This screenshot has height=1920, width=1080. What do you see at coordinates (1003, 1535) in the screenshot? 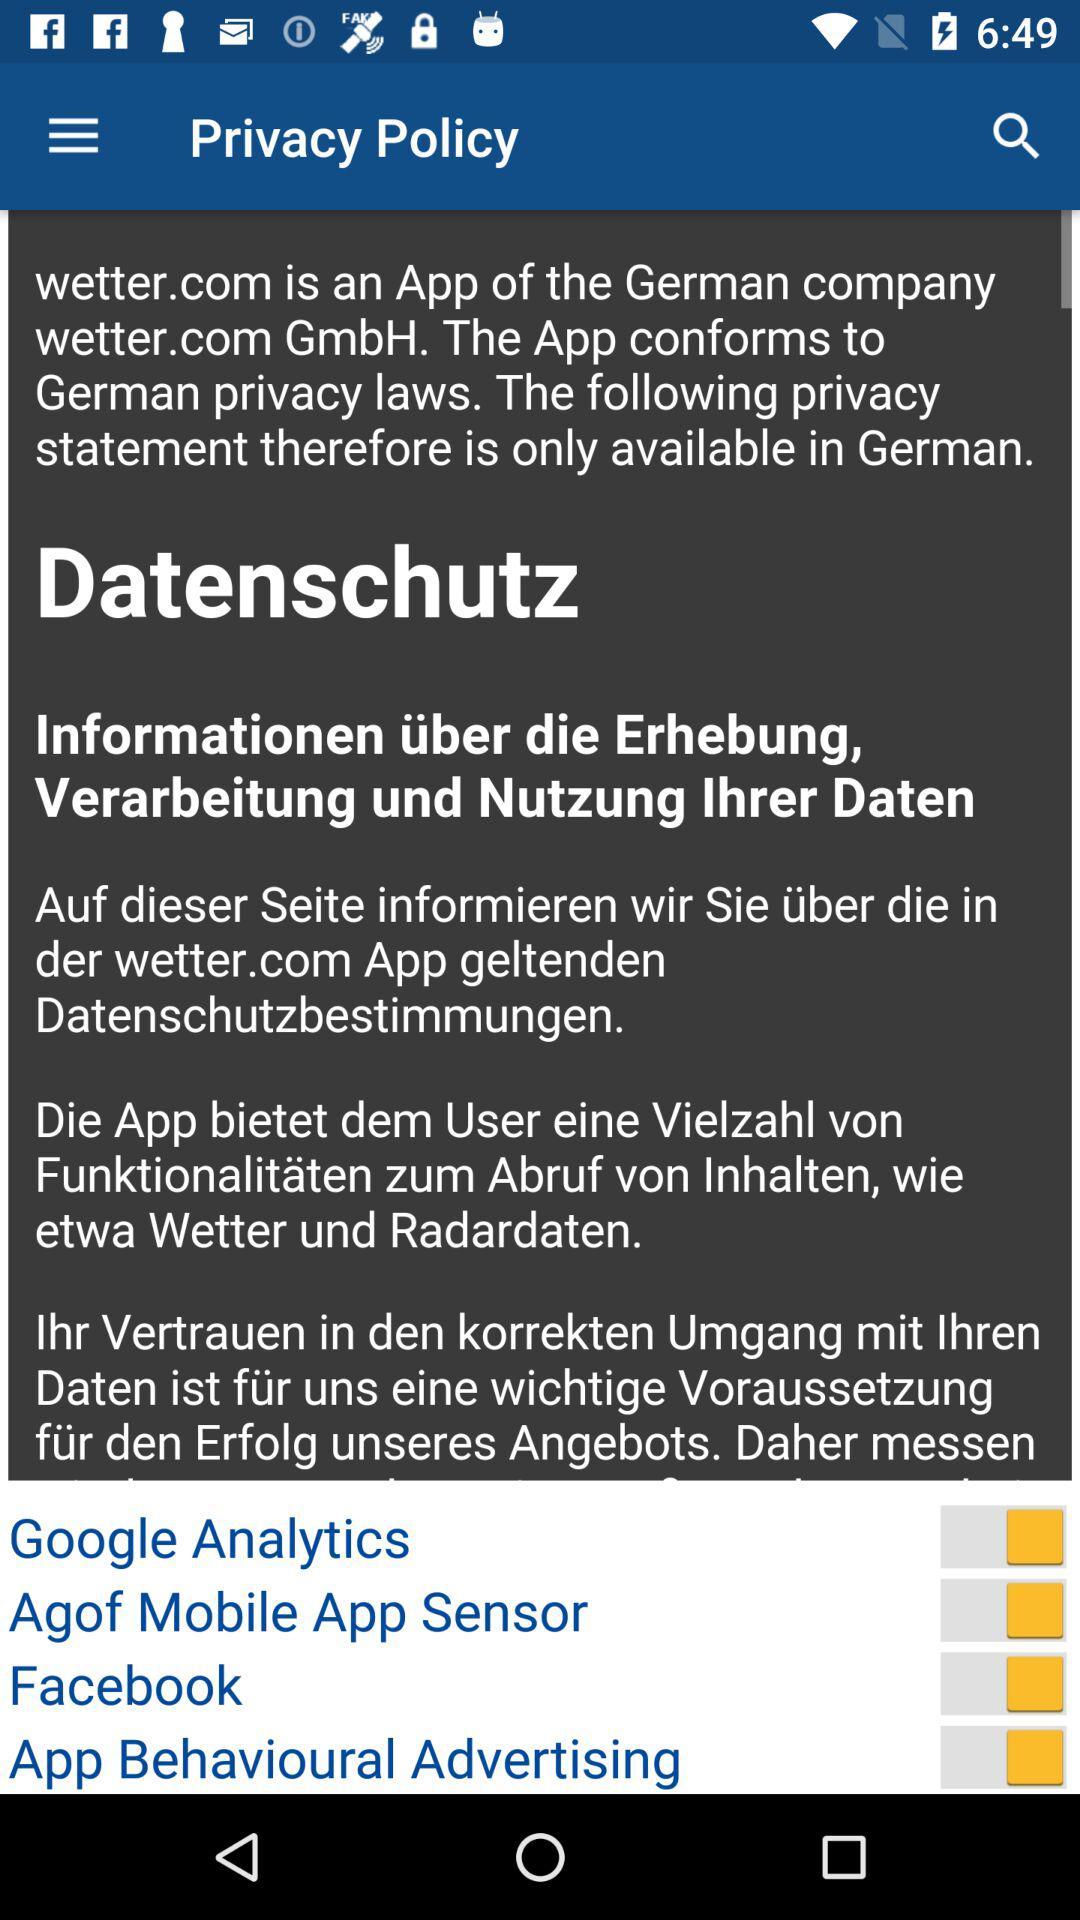
I see `google analytics open` at bounding box center [1003, 1535].